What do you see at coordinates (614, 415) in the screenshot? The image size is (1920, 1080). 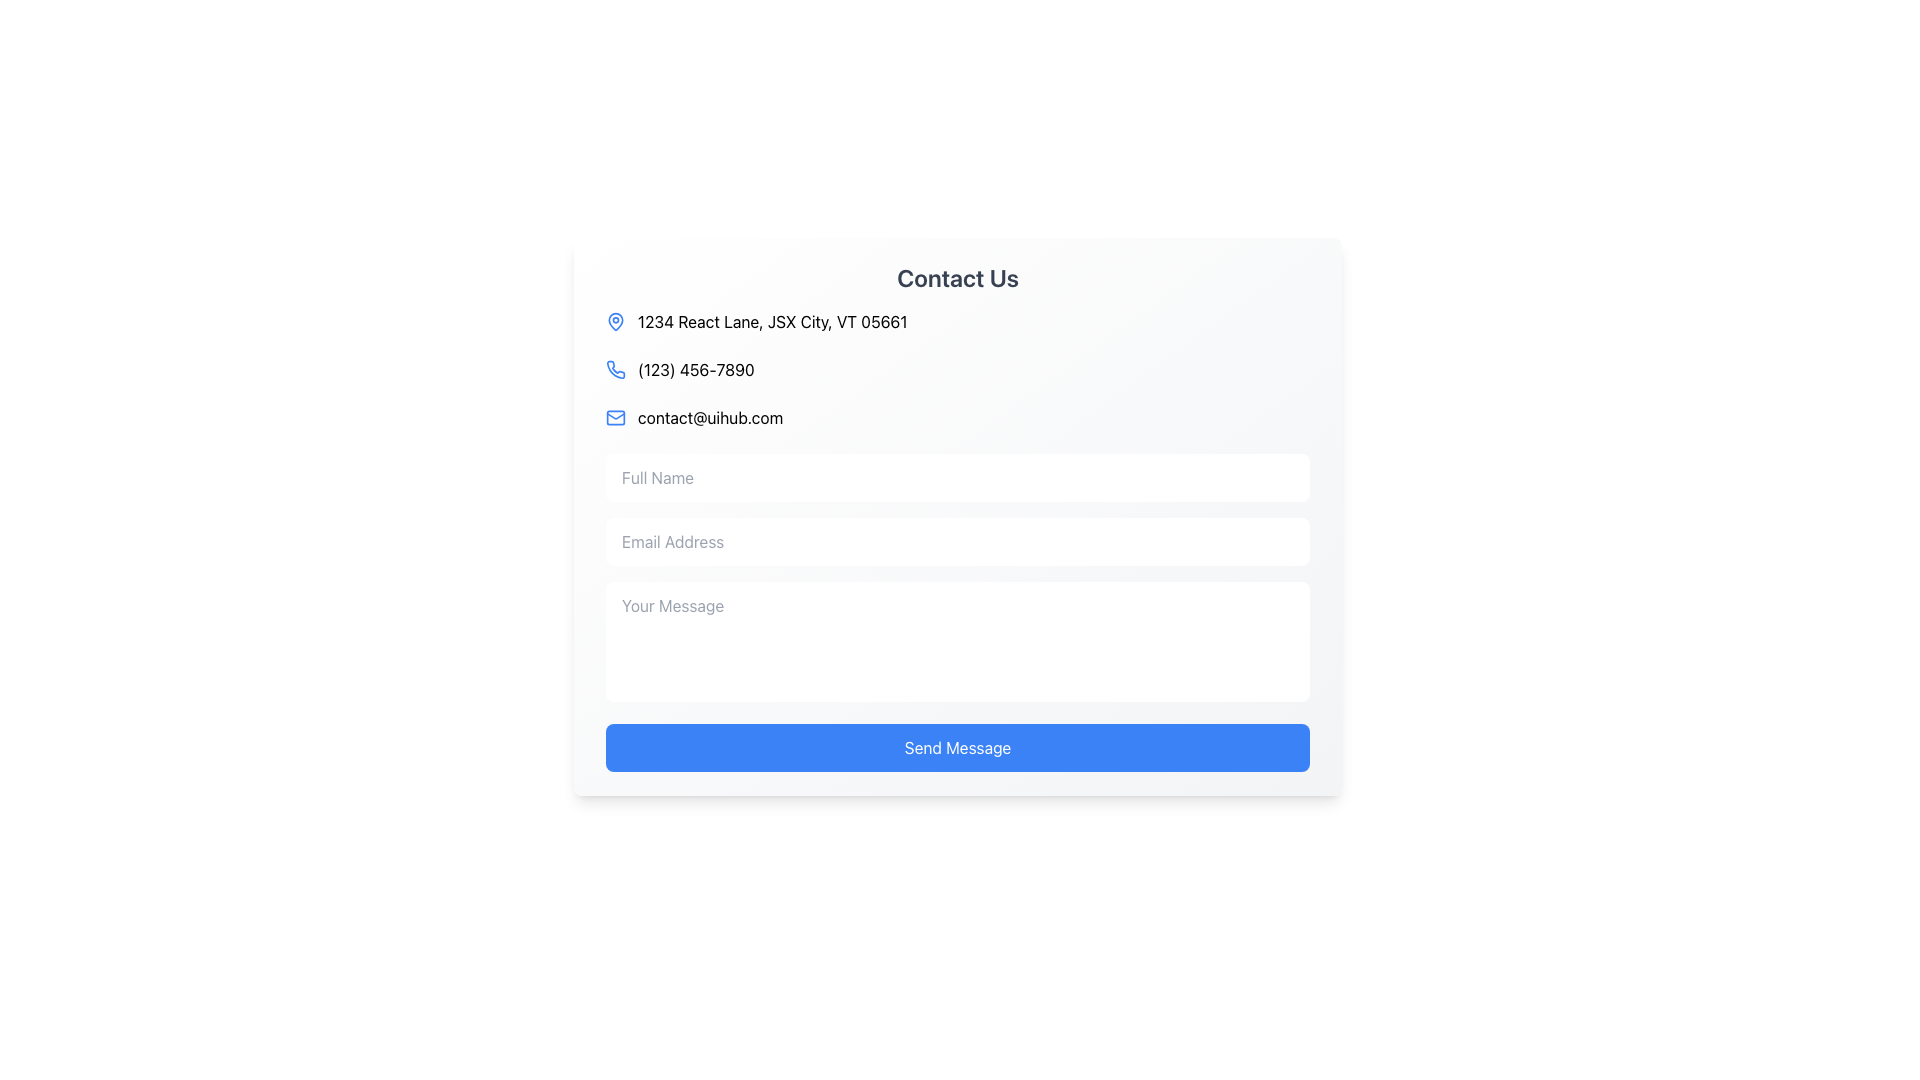 I see `the inner triangular part of the envelope icon, which is styled with a blue stroke and is located to the left of the email address 'contact@uihub.com'` at bounding box center [614, 415].